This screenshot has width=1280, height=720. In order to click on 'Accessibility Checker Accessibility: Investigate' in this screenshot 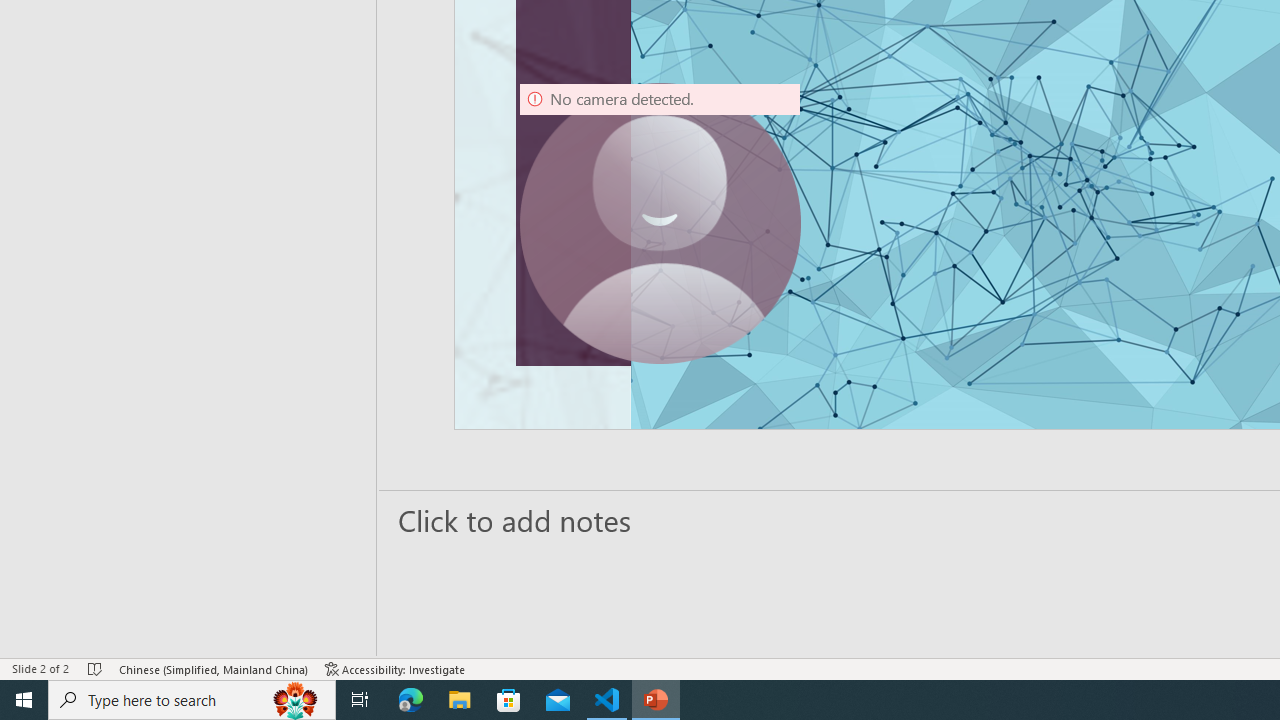, I will do `click(395, 669)`.